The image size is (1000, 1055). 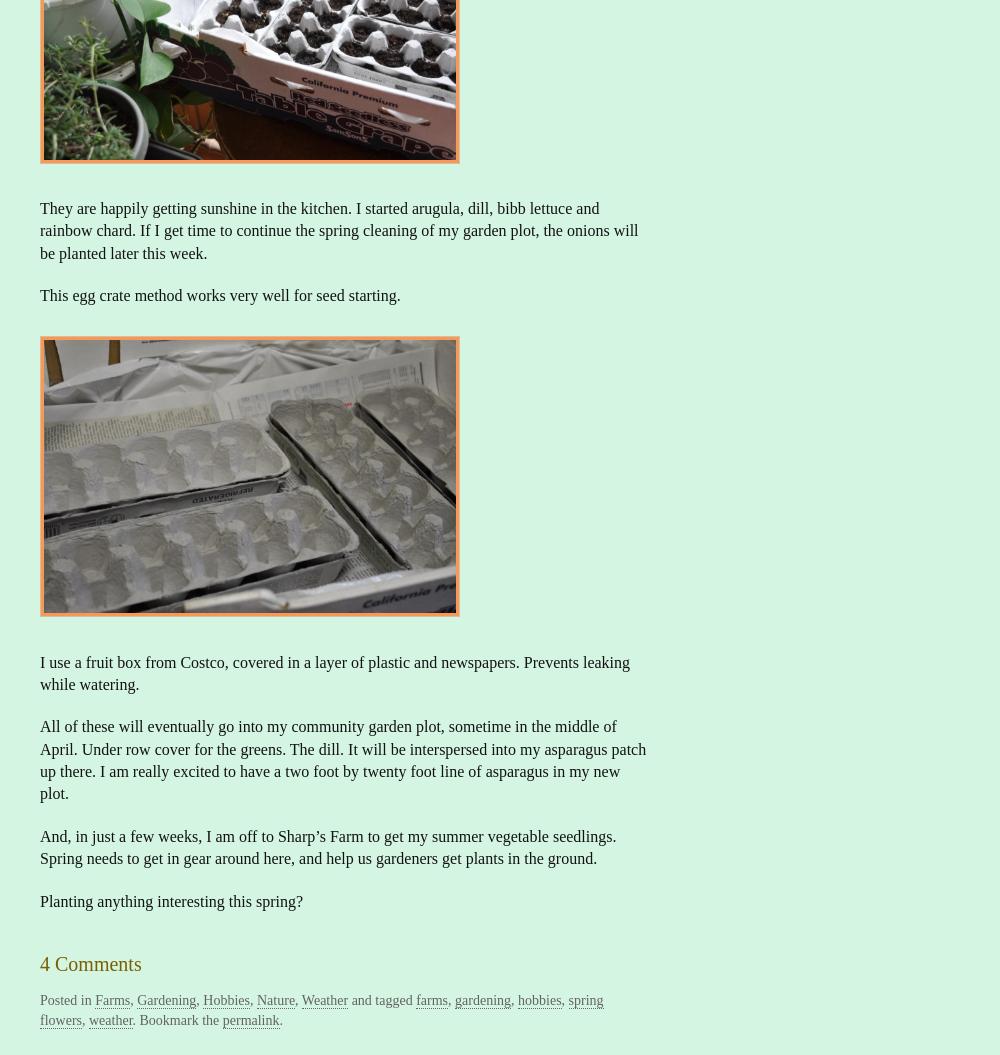 I want to click on 'Farms', so click(x=111, y=999).